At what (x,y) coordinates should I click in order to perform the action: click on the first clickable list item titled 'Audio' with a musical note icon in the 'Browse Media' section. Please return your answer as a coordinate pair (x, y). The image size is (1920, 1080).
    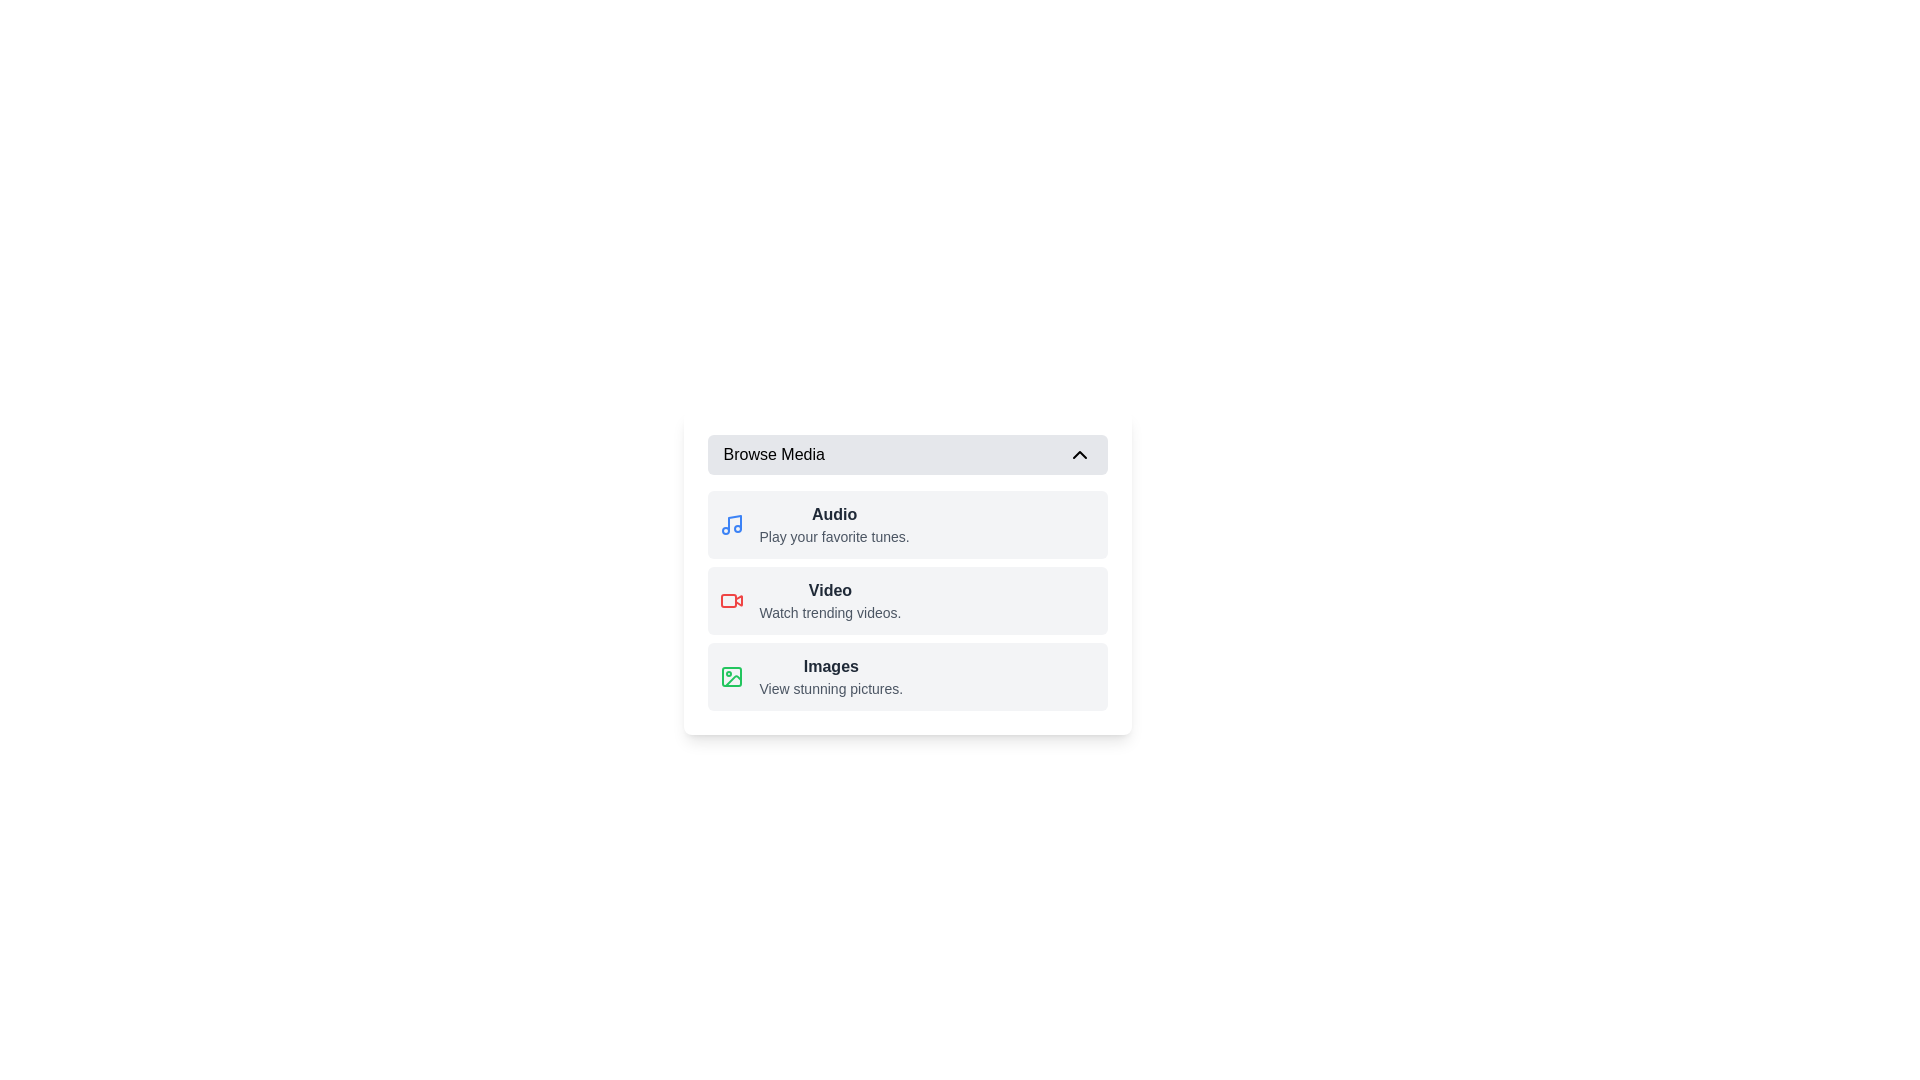
    Looking at the image, I should click on (834, 523).